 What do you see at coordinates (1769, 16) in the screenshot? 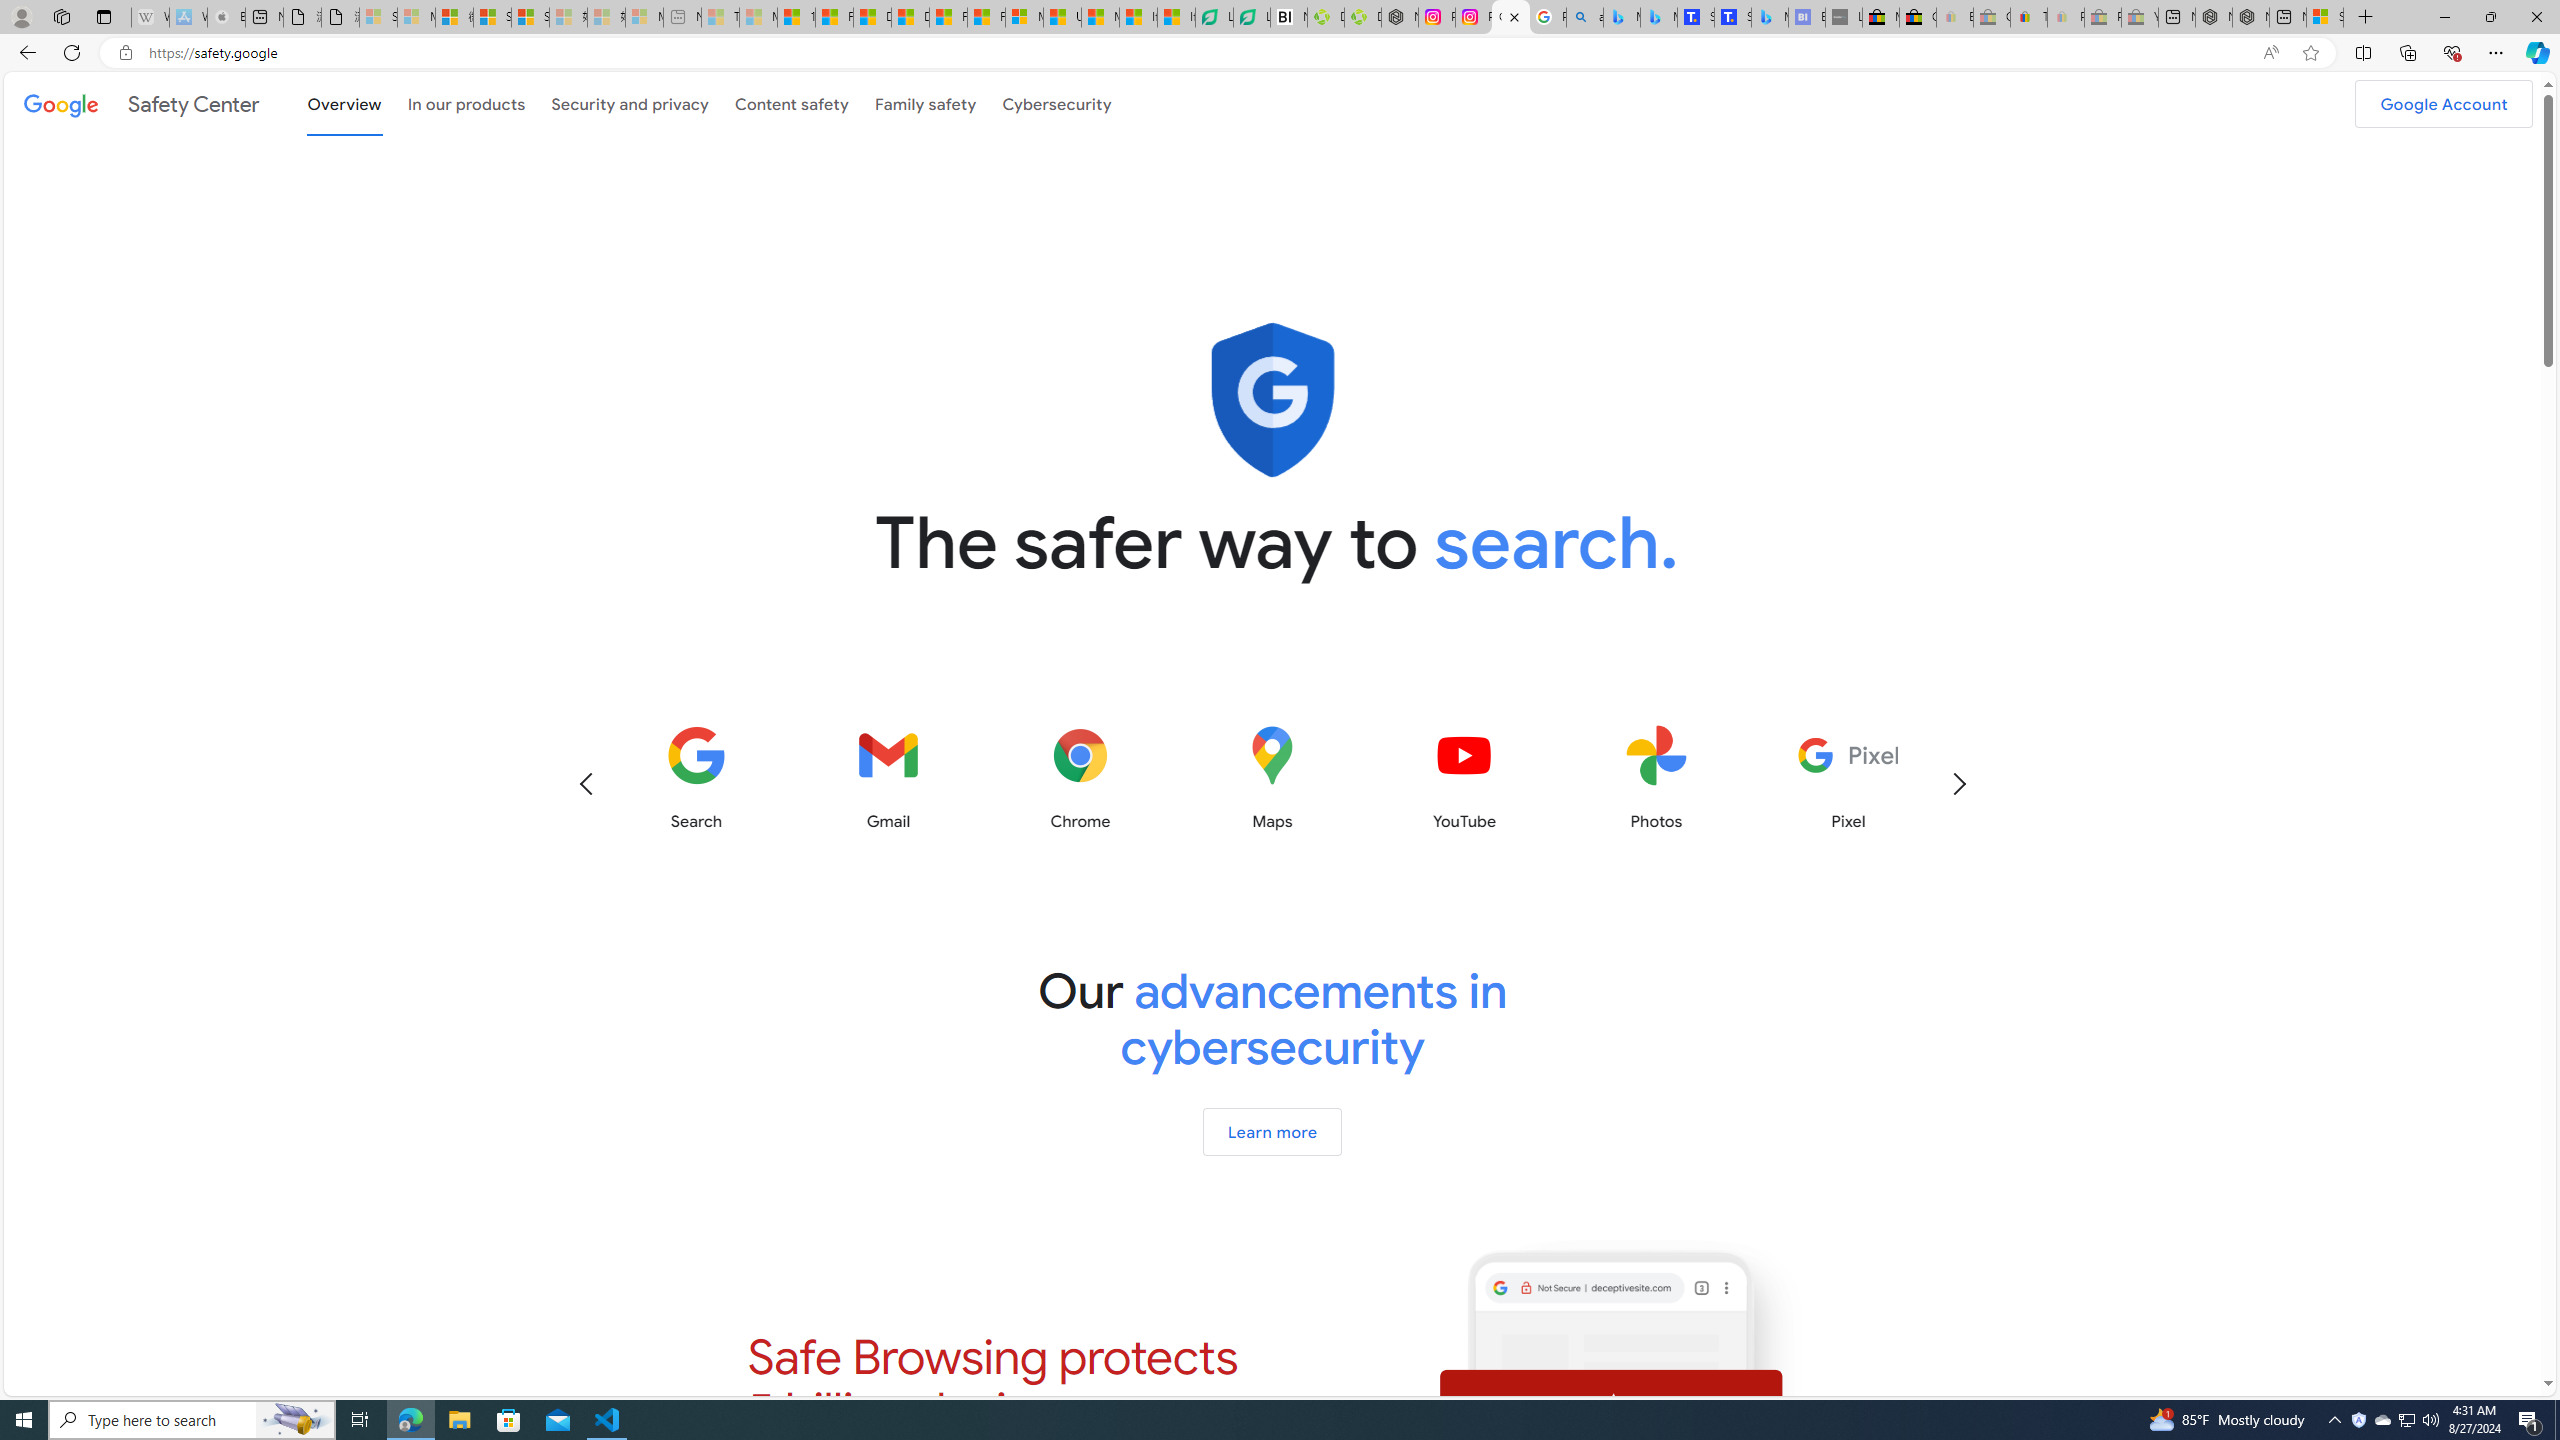
I see `'Microsoft Bing Travel - Shangri-La Hotel Bangkok'` at bounding box center [1769, 16].